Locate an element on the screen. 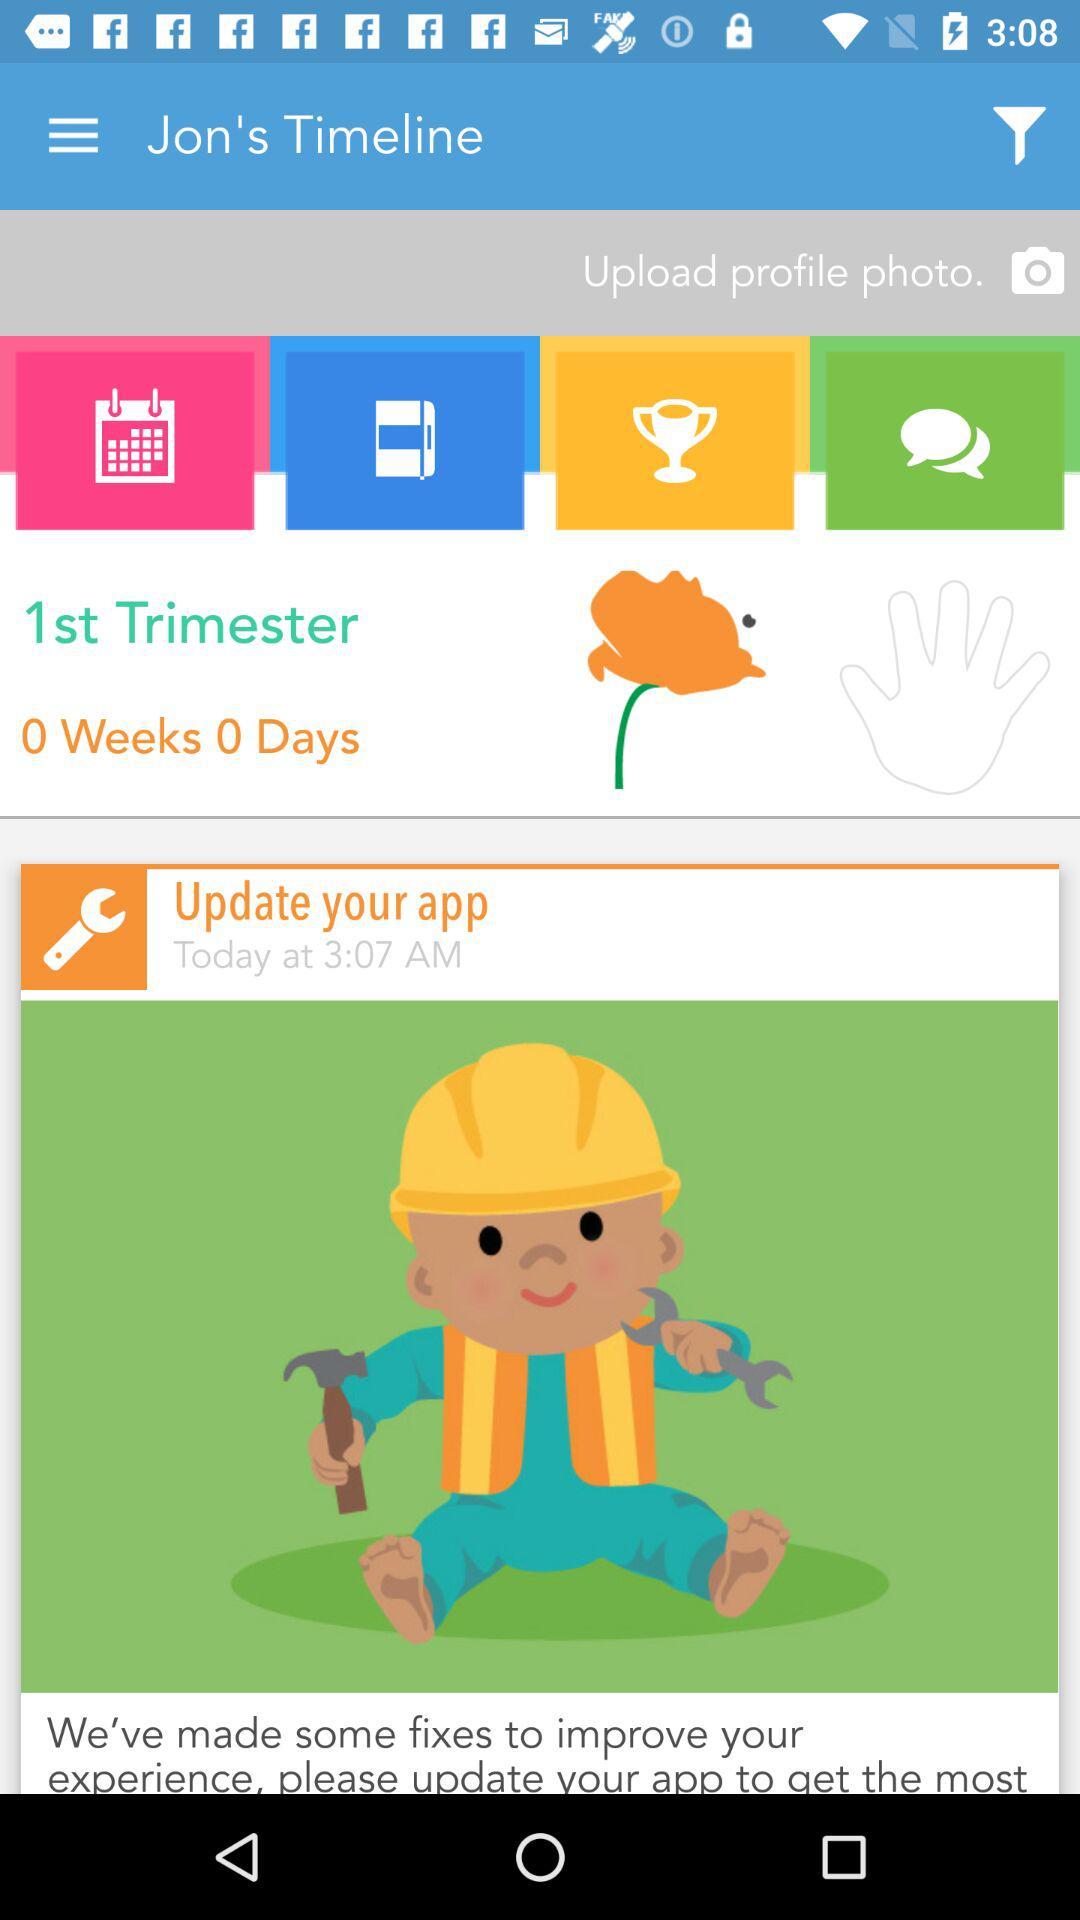 The image size is (1080, 1920). item to the left of the jon's timeline icon is located at coordinates (72, 135).